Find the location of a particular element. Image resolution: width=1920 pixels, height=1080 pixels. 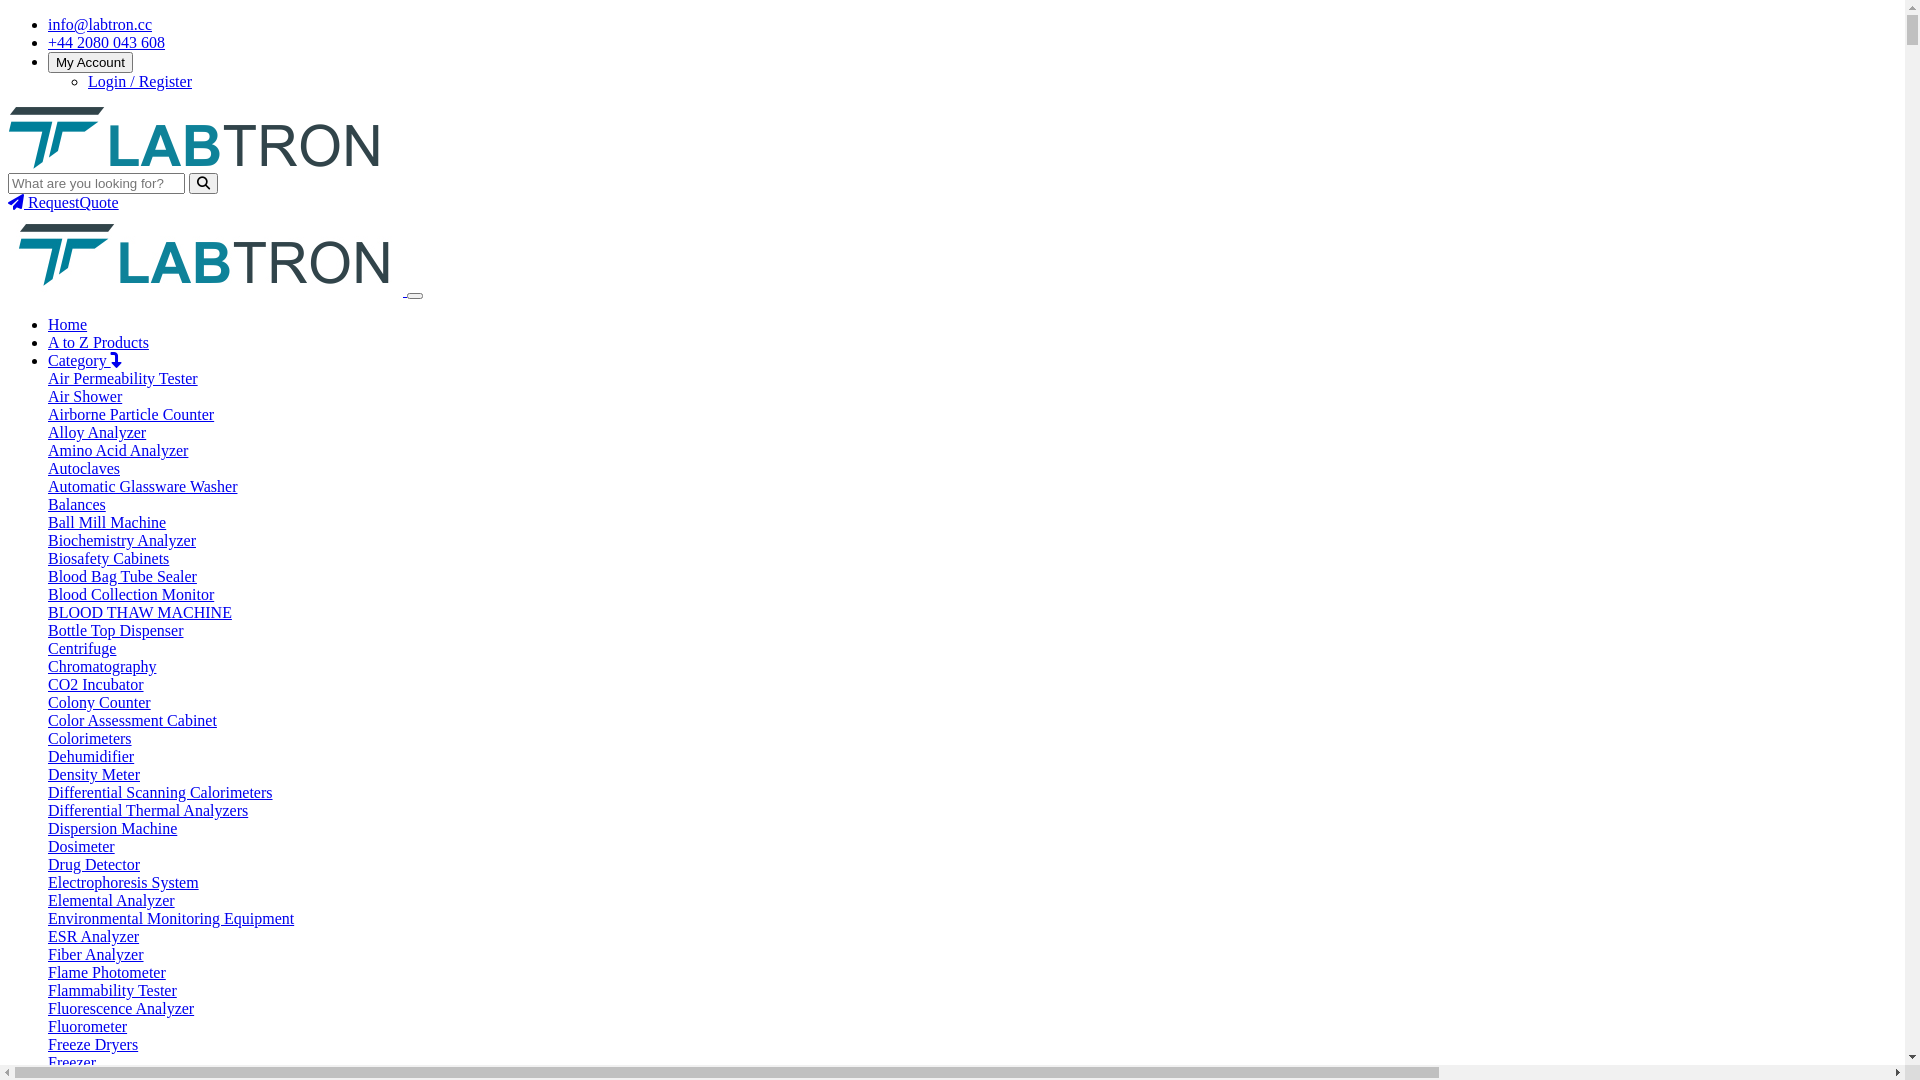

'Autoclaves' is located at coordinates (82, 468).